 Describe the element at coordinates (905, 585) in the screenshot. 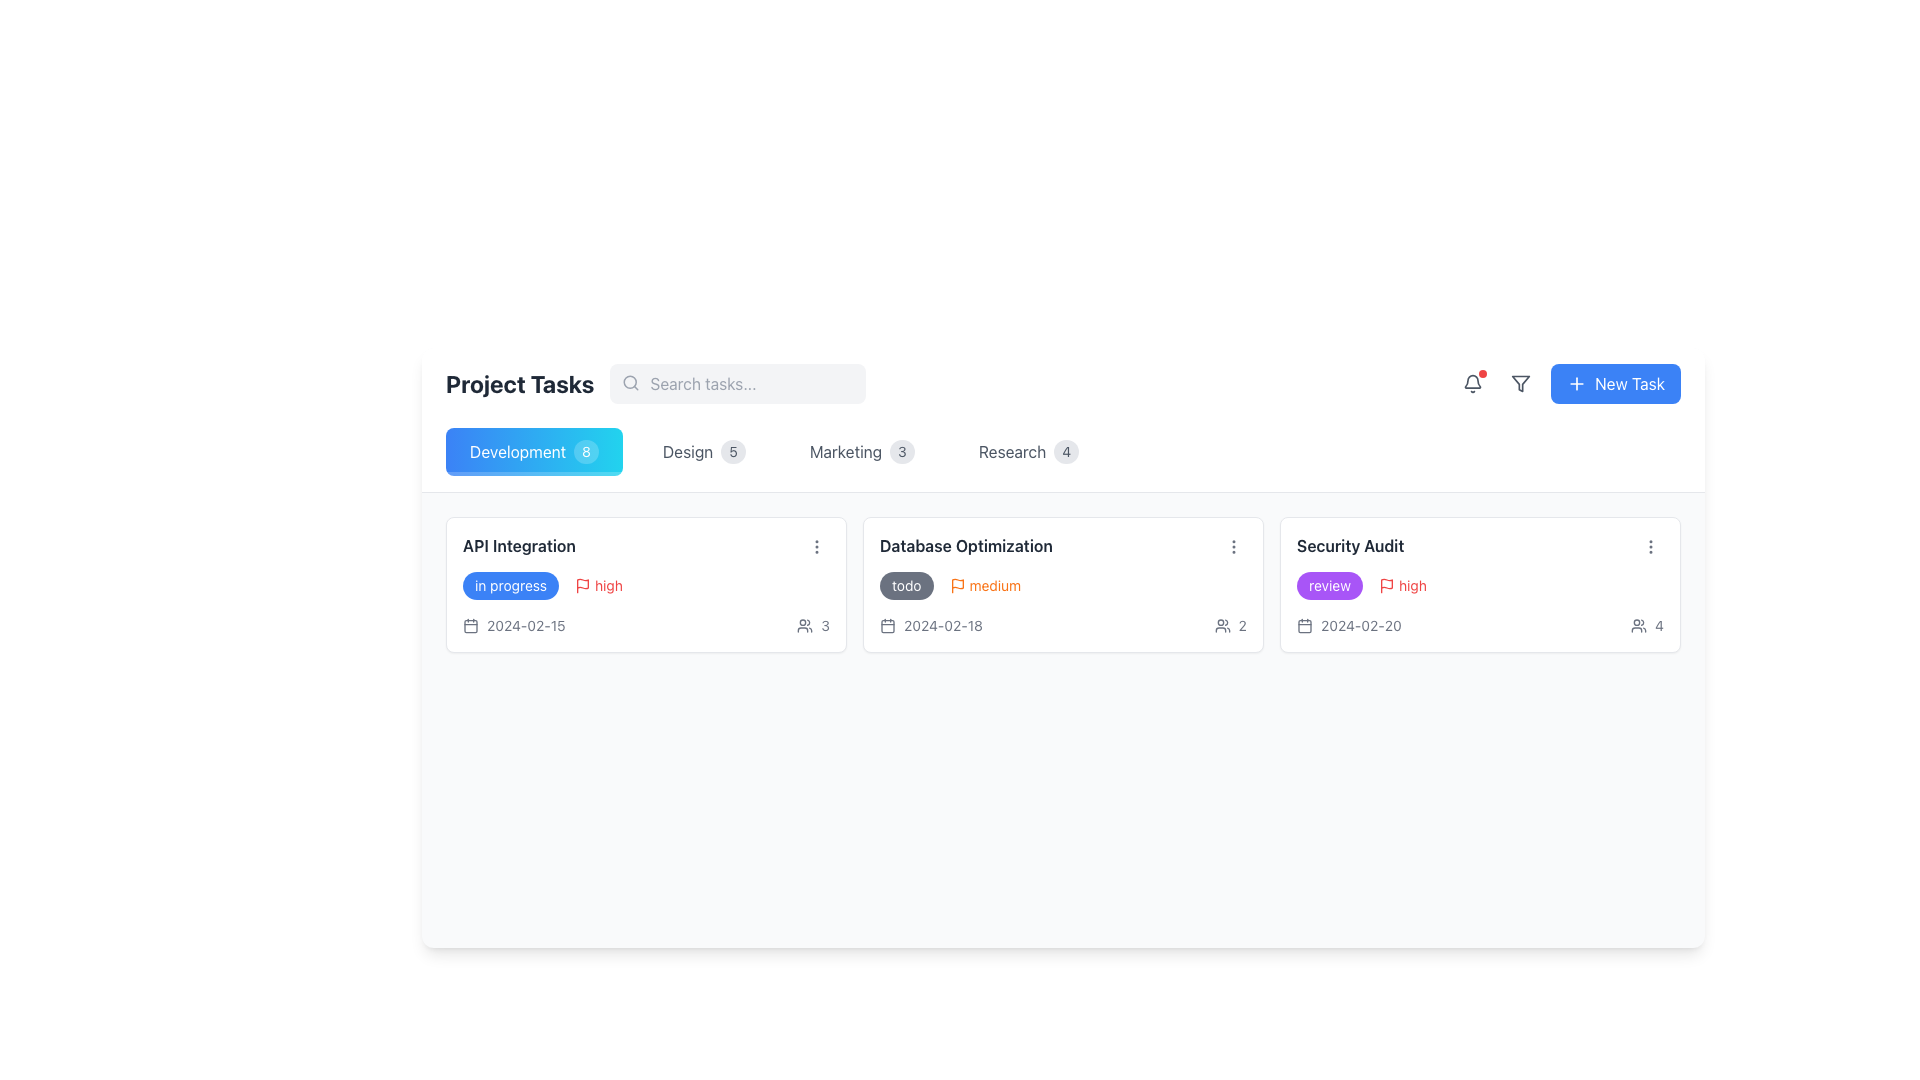

I see `the label indicating the status or category for the task 'Database Optimization', which is located in the upper-left area of the task card` at that location.